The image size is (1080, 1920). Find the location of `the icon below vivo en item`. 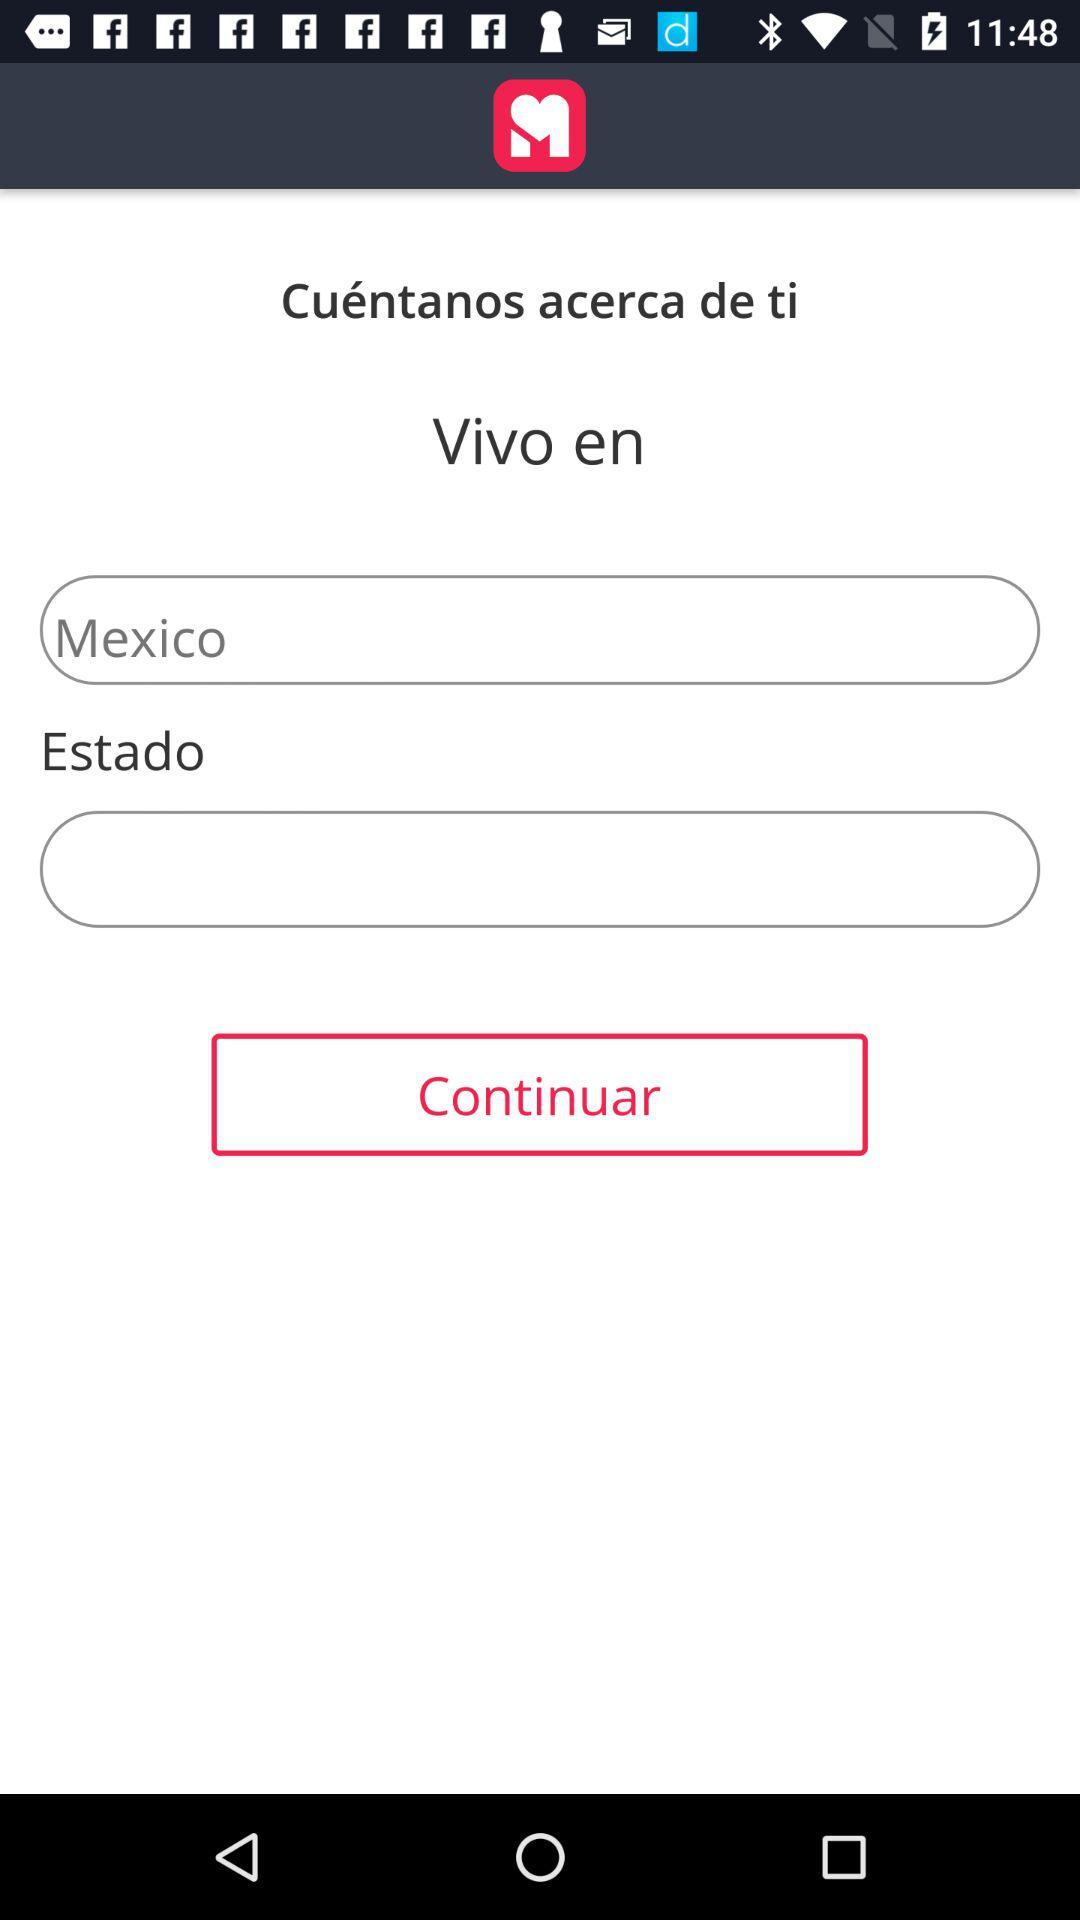

the icon below vivo en item is located at coordinates (540, 628).